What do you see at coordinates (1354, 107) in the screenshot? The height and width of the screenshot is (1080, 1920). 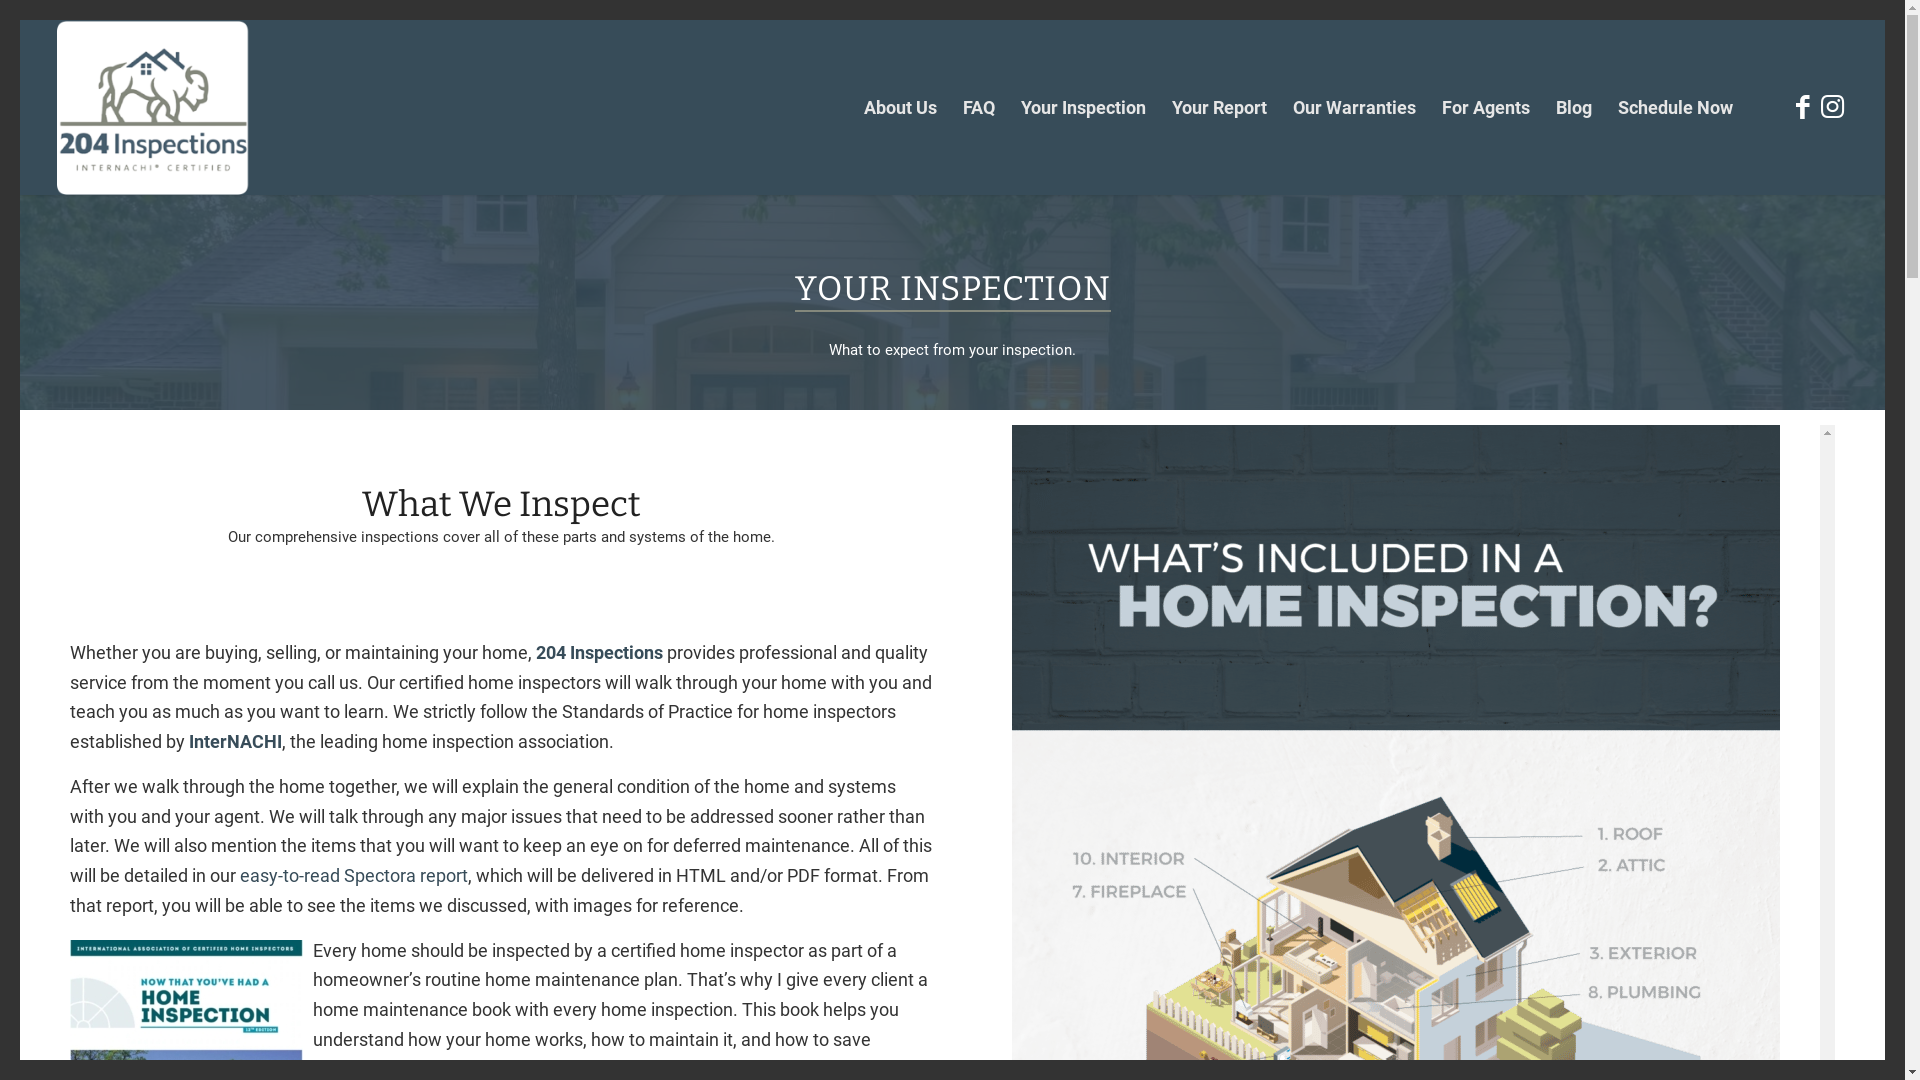 I see `'Our Warranties'` at bounding box center [1354, 107].